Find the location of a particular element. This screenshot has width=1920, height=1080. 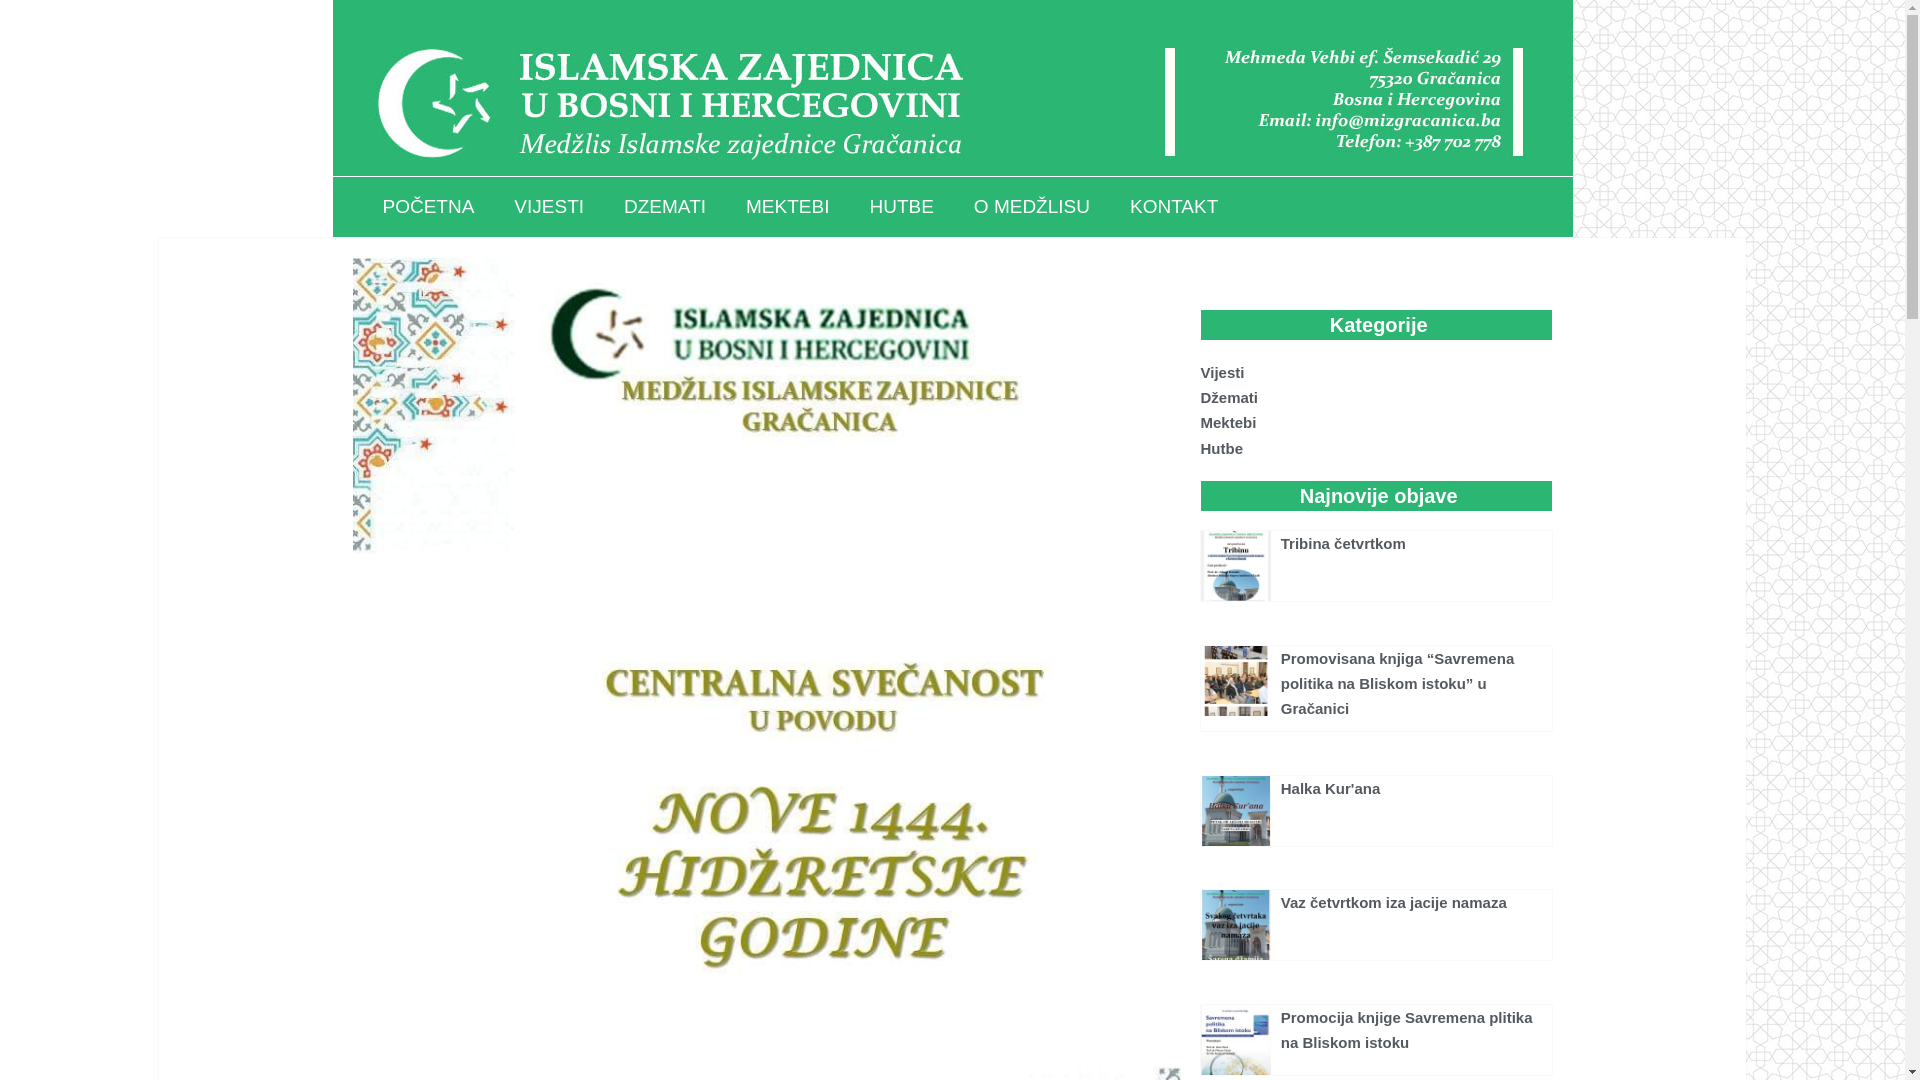

'DZEMATI' is located at coordinates (665, 207).